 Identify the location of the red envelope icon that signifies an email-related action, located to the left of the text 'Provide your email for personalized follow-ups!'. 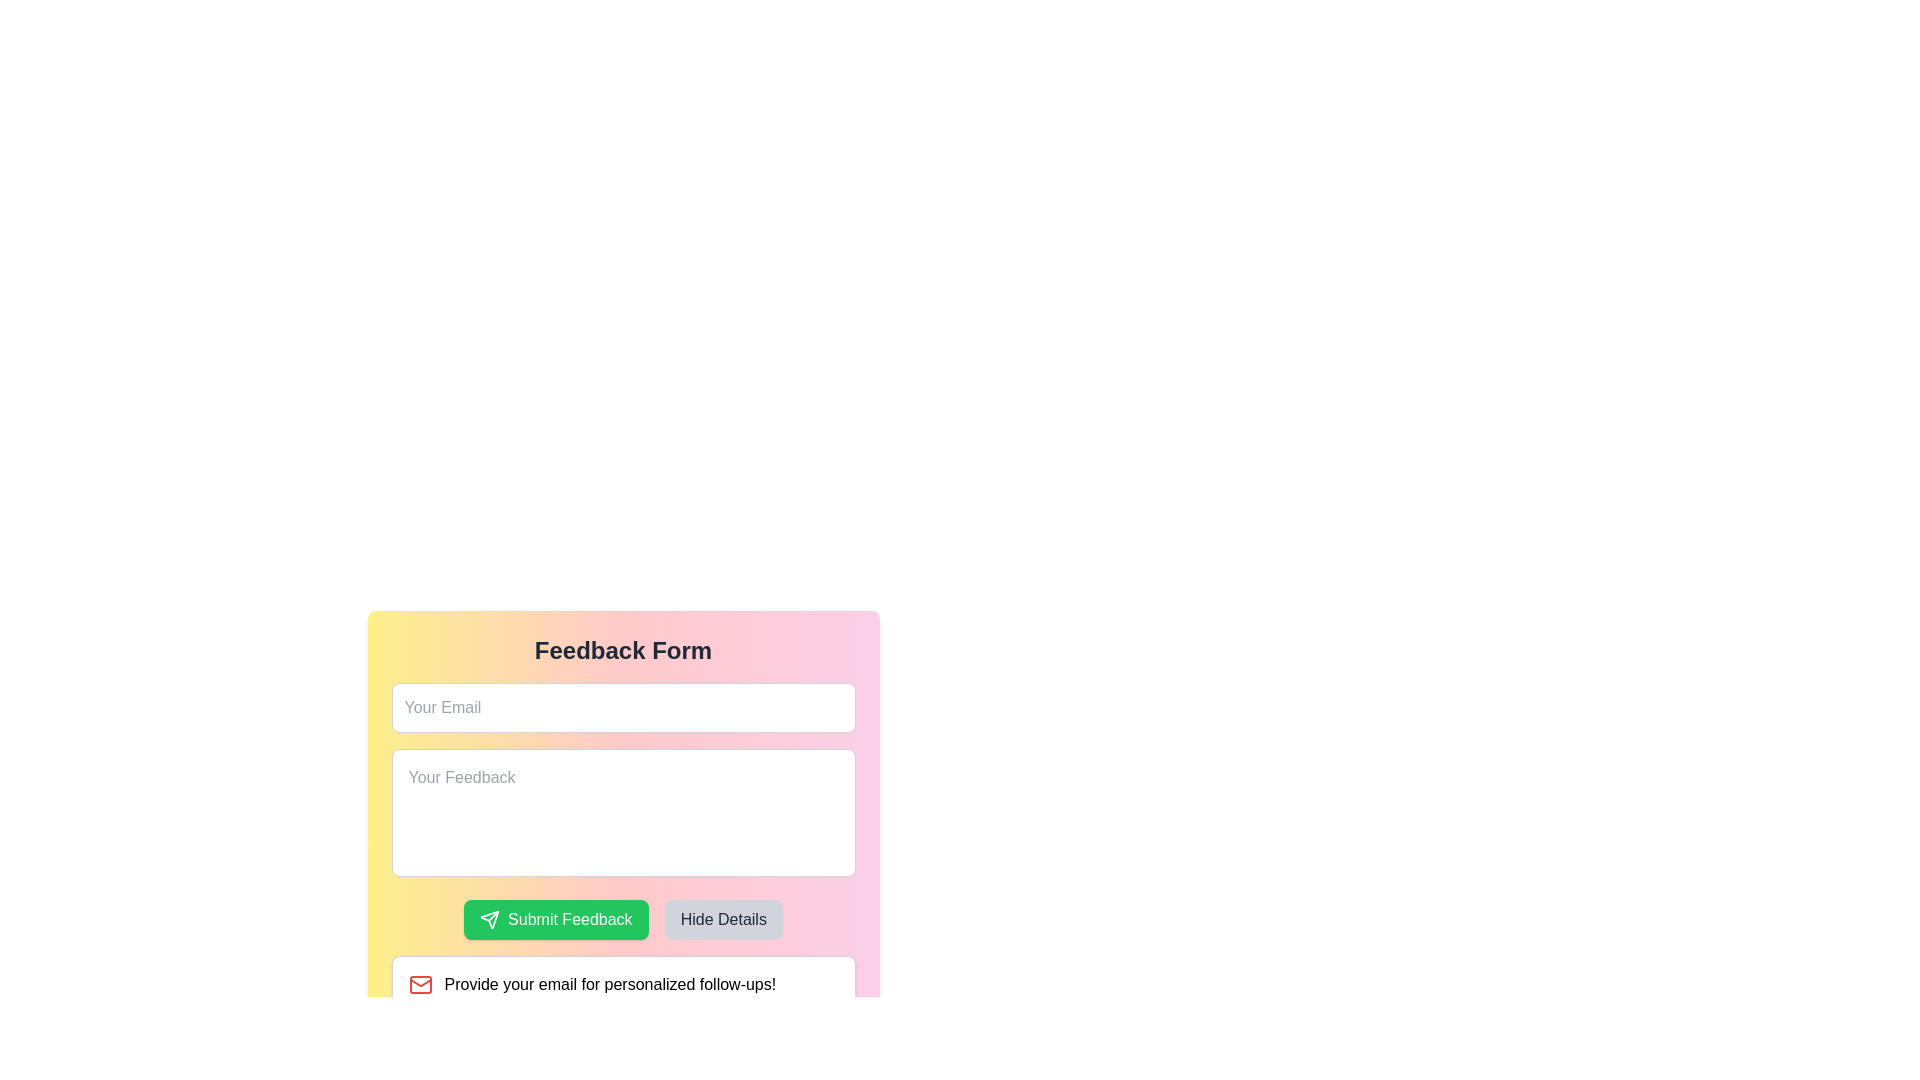
(419, 983).